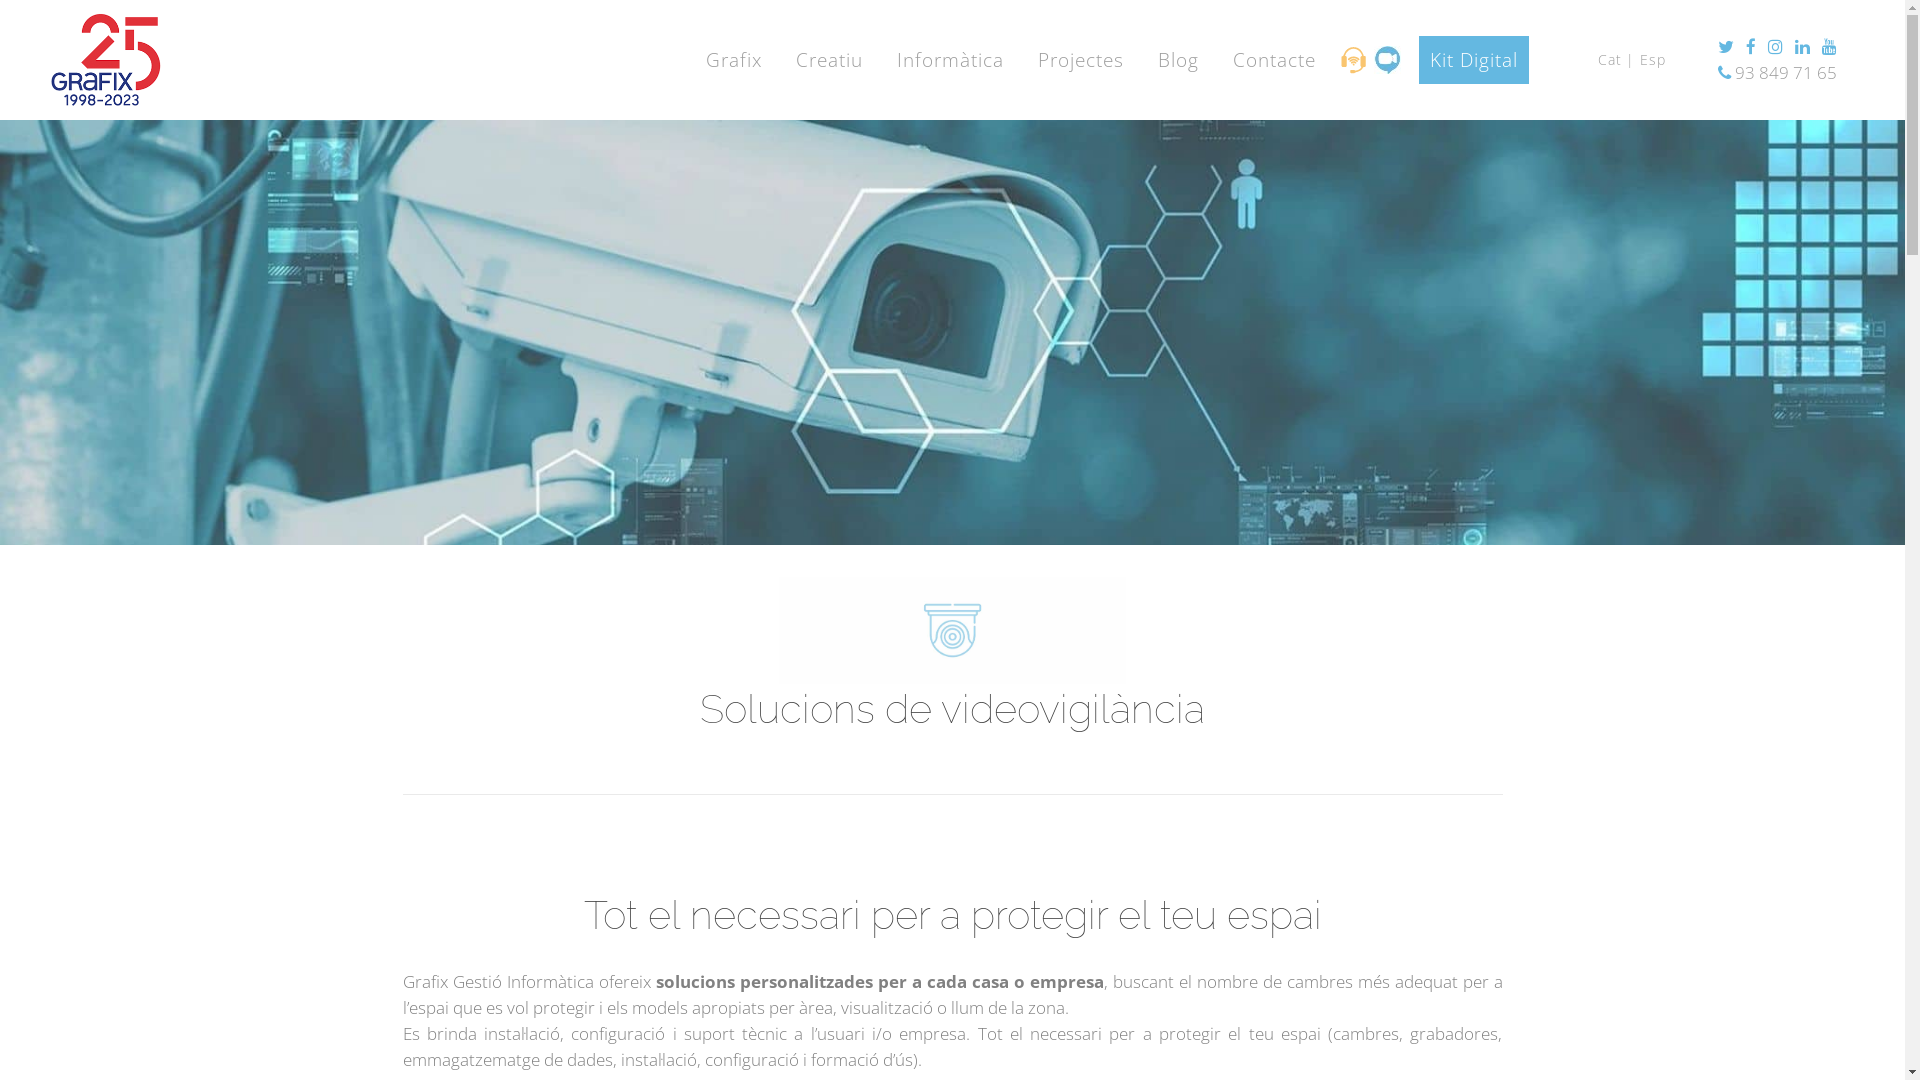 Image resolution: width=1920 pixels, height=1080 pixels. I want to click on 'Creatiu', so click(829, 59).